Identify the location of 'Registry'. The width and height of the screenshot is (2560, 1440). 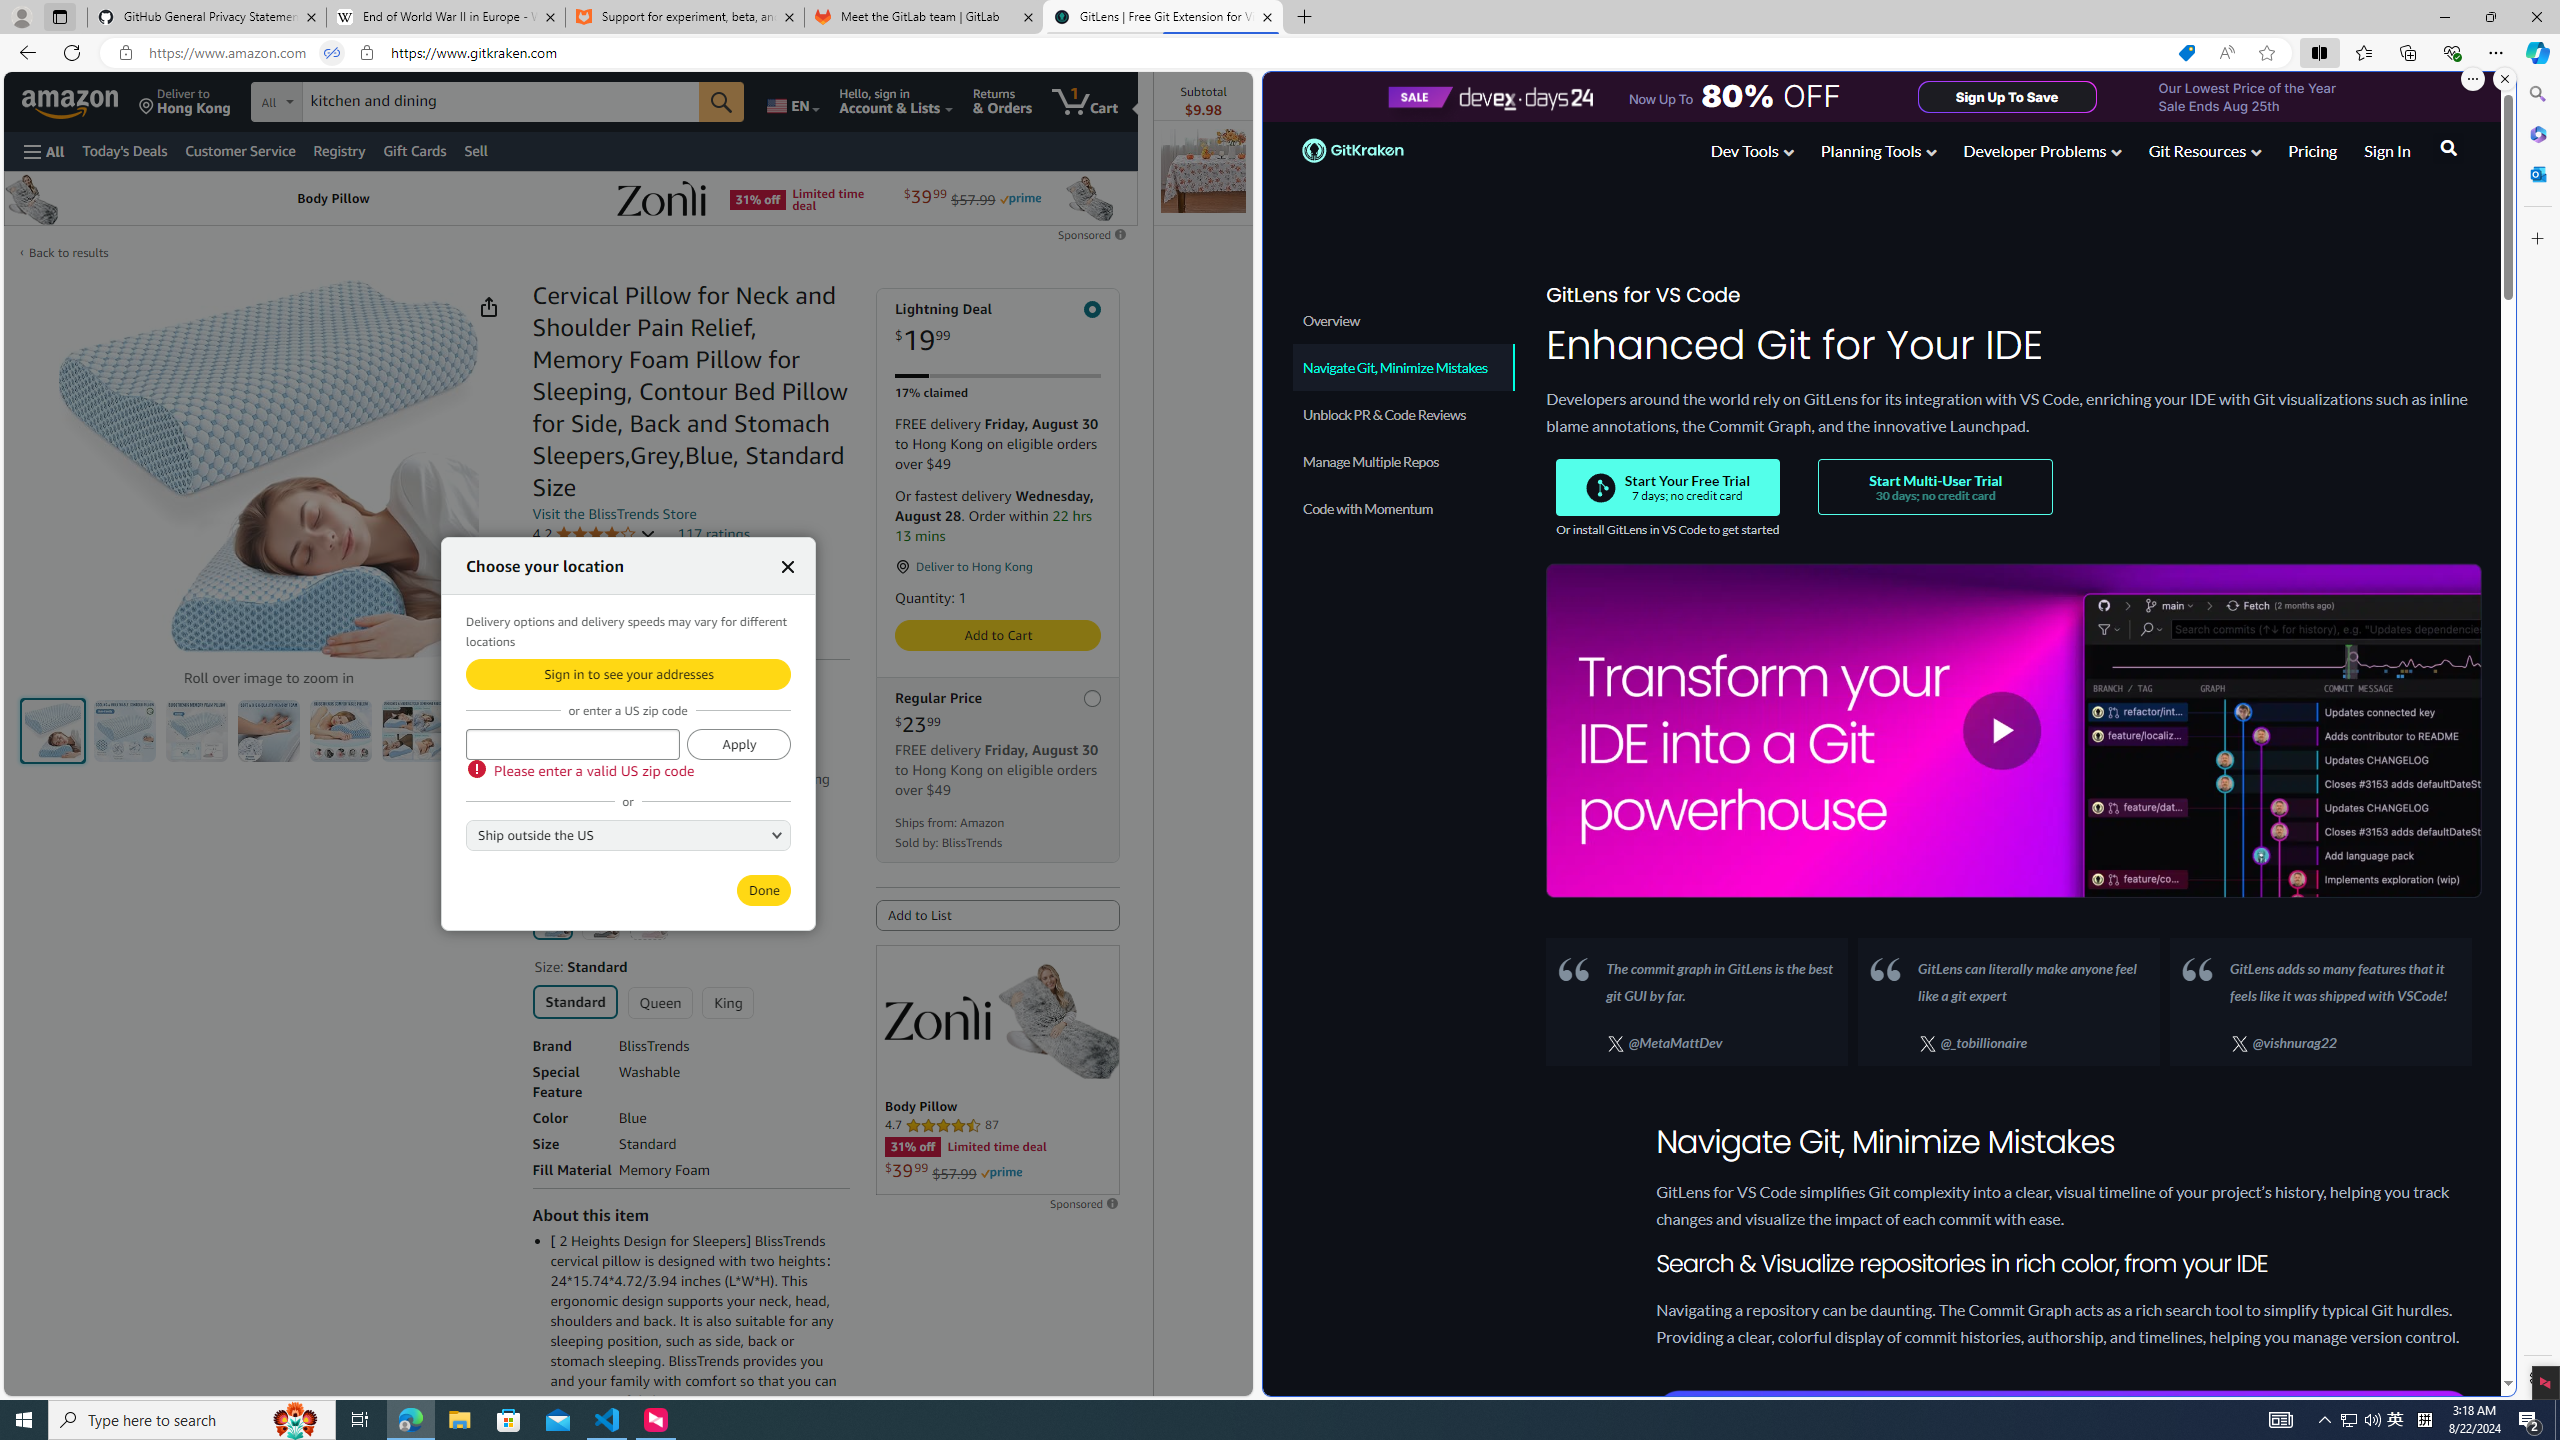
(338, 150).